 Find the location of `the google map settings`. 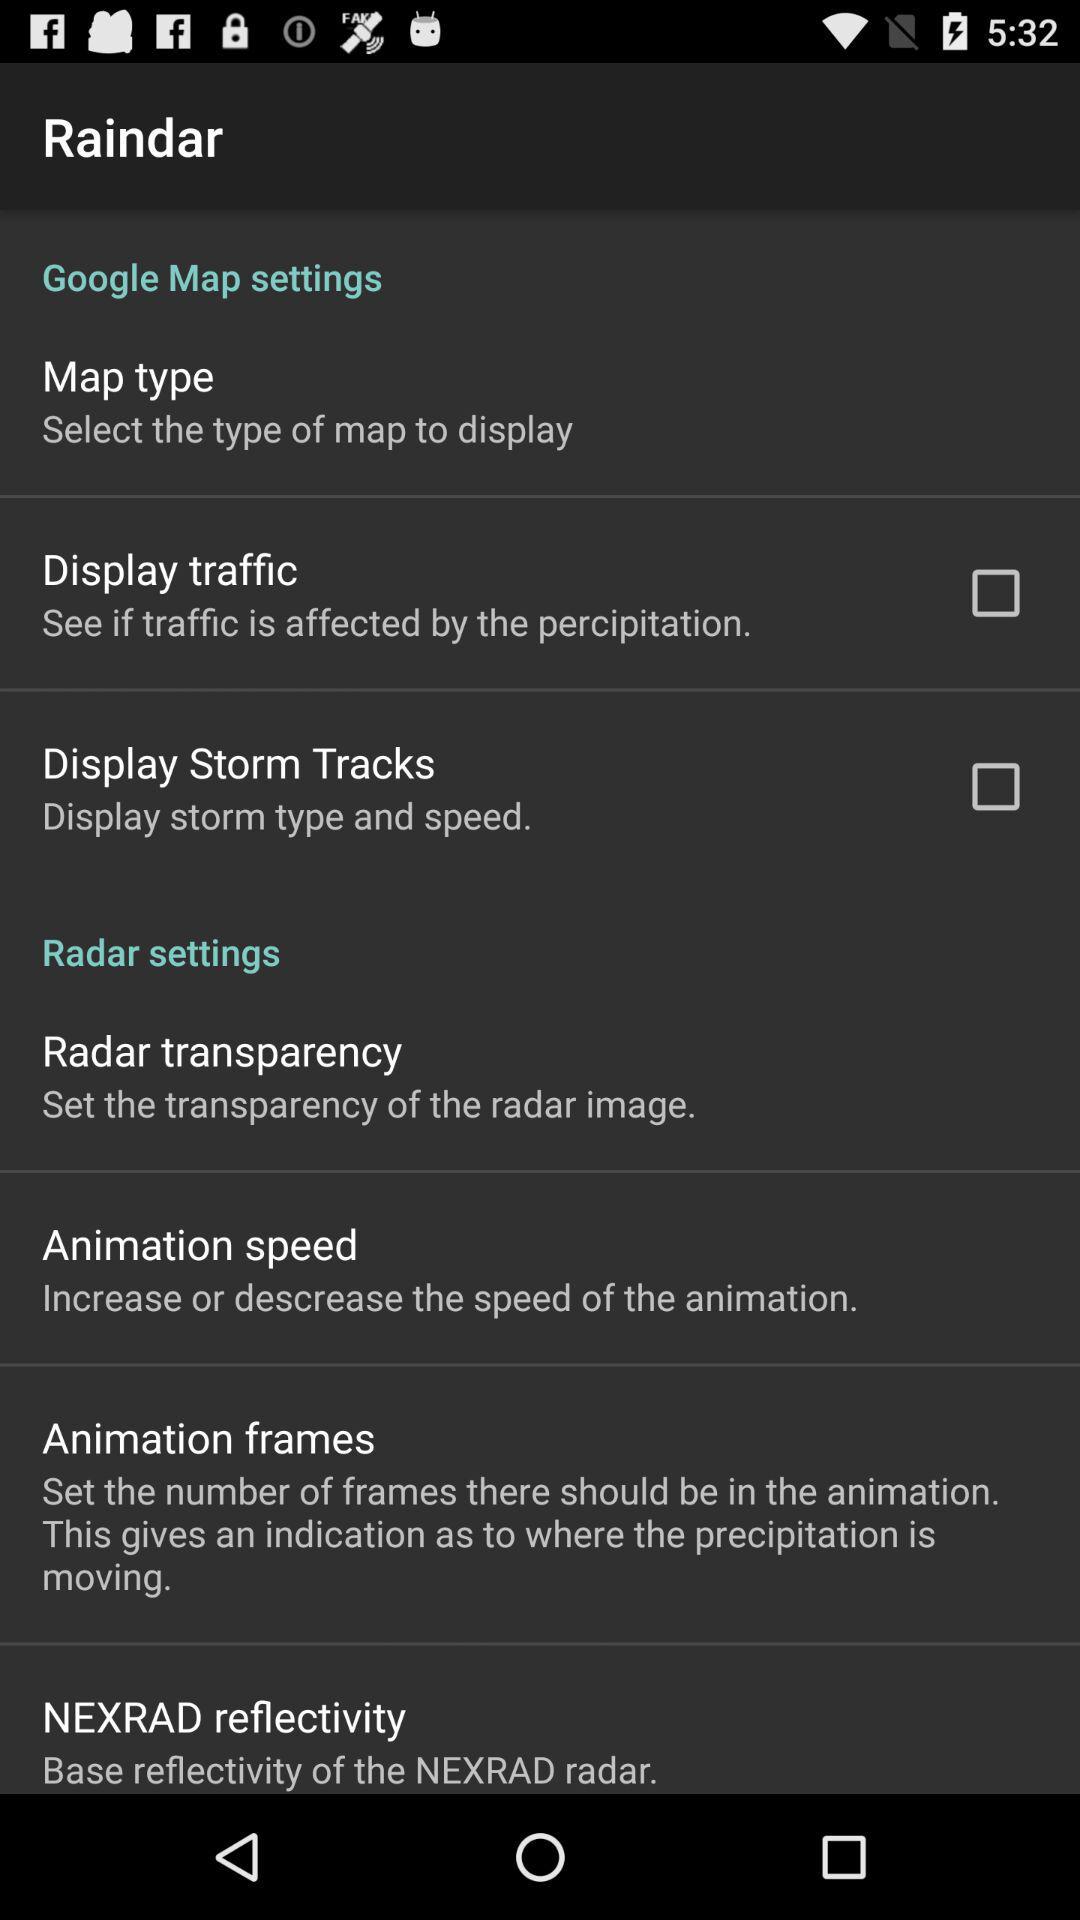

the google map settings is located at coordinates (540, 254).